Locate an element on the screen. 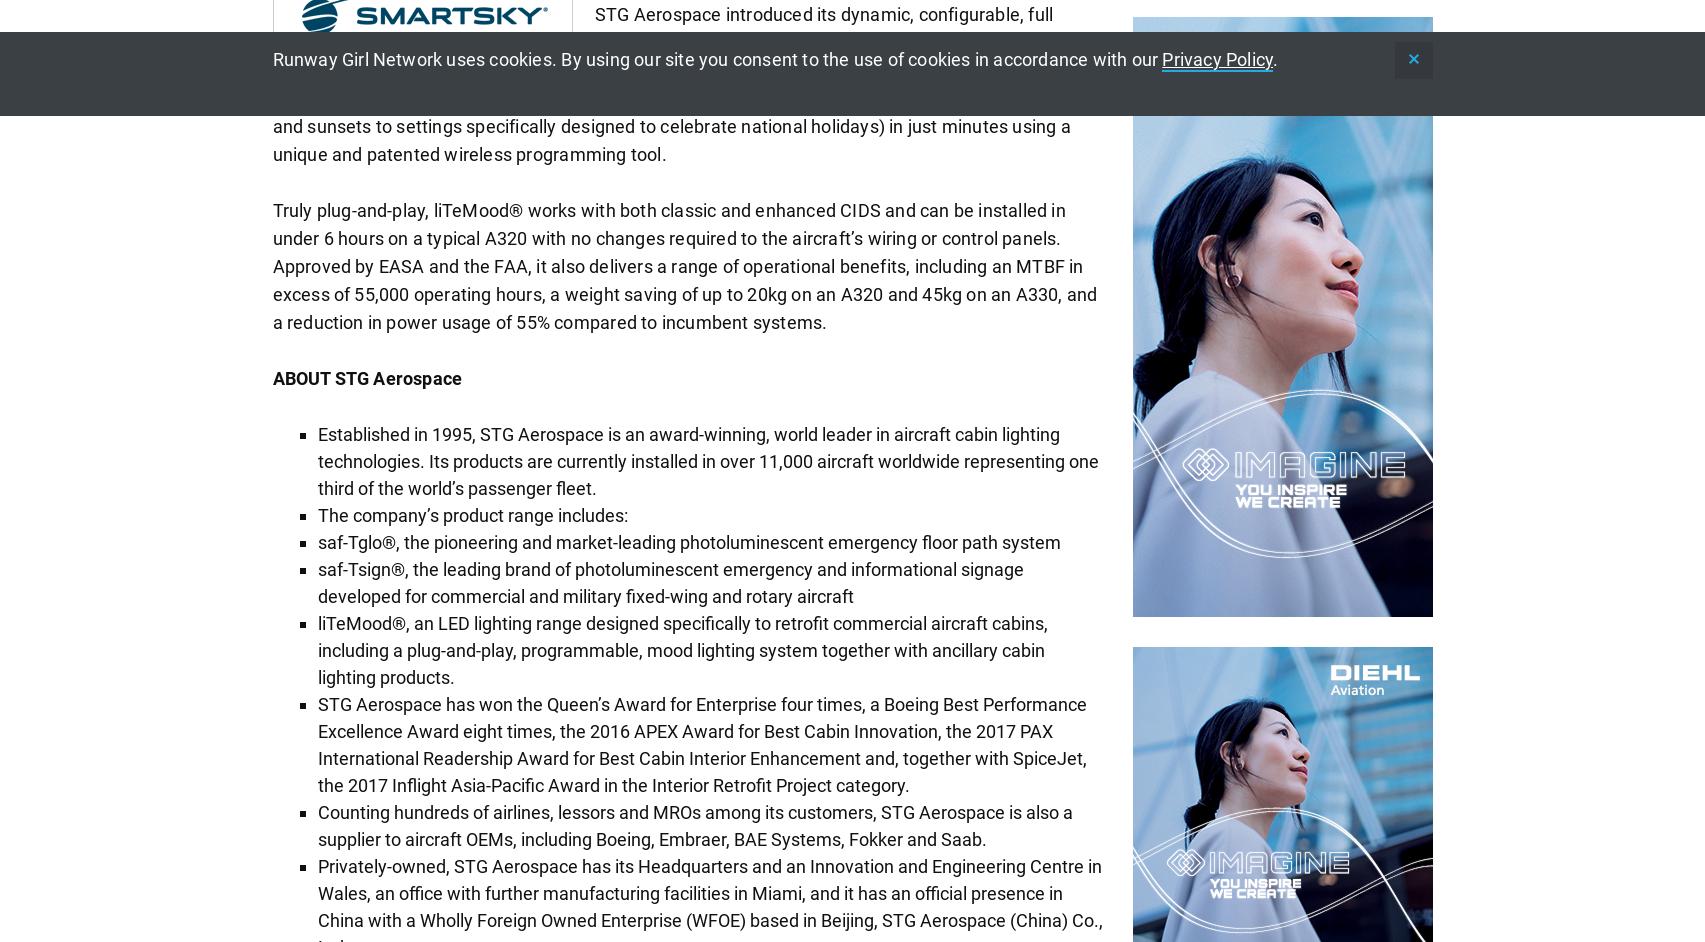 The image size is (1705, 942). 'Truly plug-and-play, liTeMood® works with both classic and enhanced CIDS and can be installed in under 6 hours on a typical A320 with no changes required to the aircraft’s wiring or control panels. Approved by EASA and the FAA, it also delivers a range of operational benefits, including an MTBF in excess of 55,000 operating hours, a weight saving of up to 20kg on an A320 and 45kg on an A330, and a reduction in power usage of 55% compared to incumbent systems.' is located at coordinates (684, 265).